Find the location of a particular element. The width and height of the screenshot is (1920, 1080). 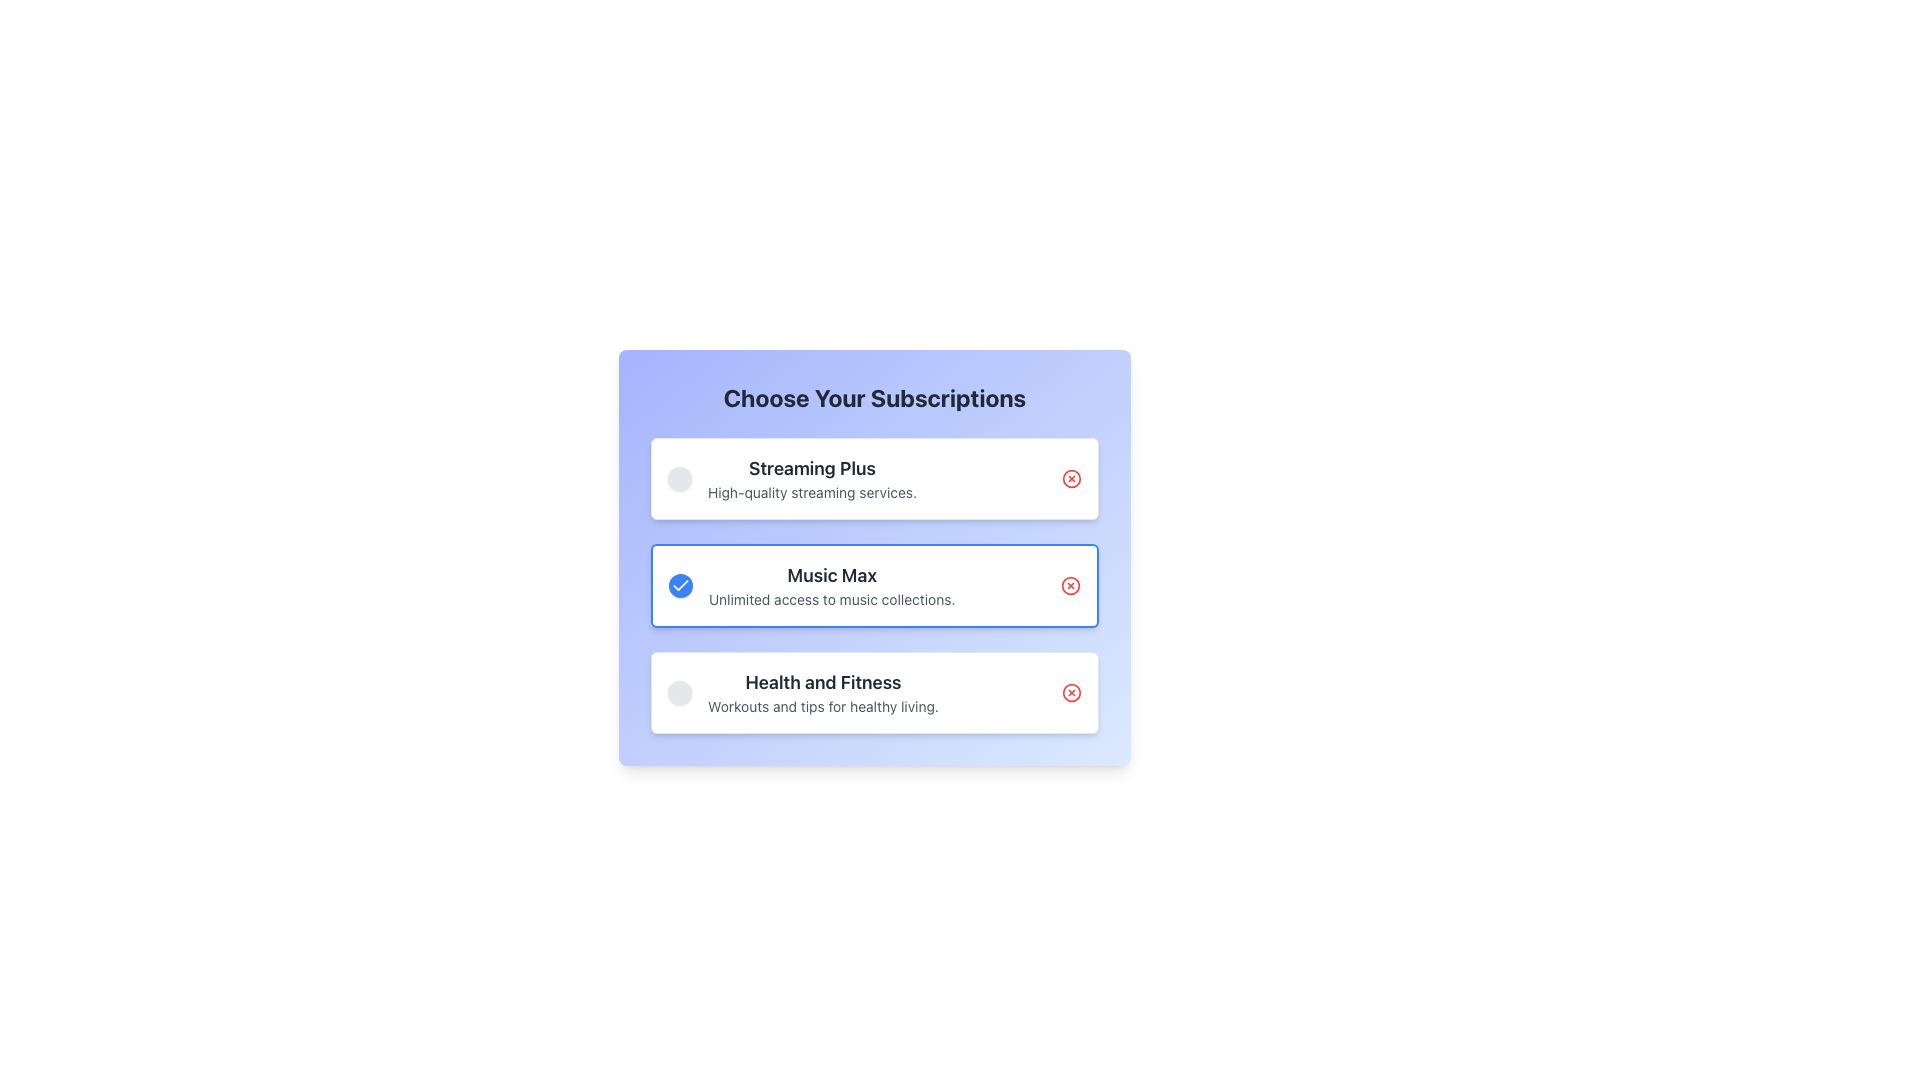

text content of the selectable option labeled 'Music Max' with a blue border and a checkmark icon on the left is located at coordinates (874, 585).